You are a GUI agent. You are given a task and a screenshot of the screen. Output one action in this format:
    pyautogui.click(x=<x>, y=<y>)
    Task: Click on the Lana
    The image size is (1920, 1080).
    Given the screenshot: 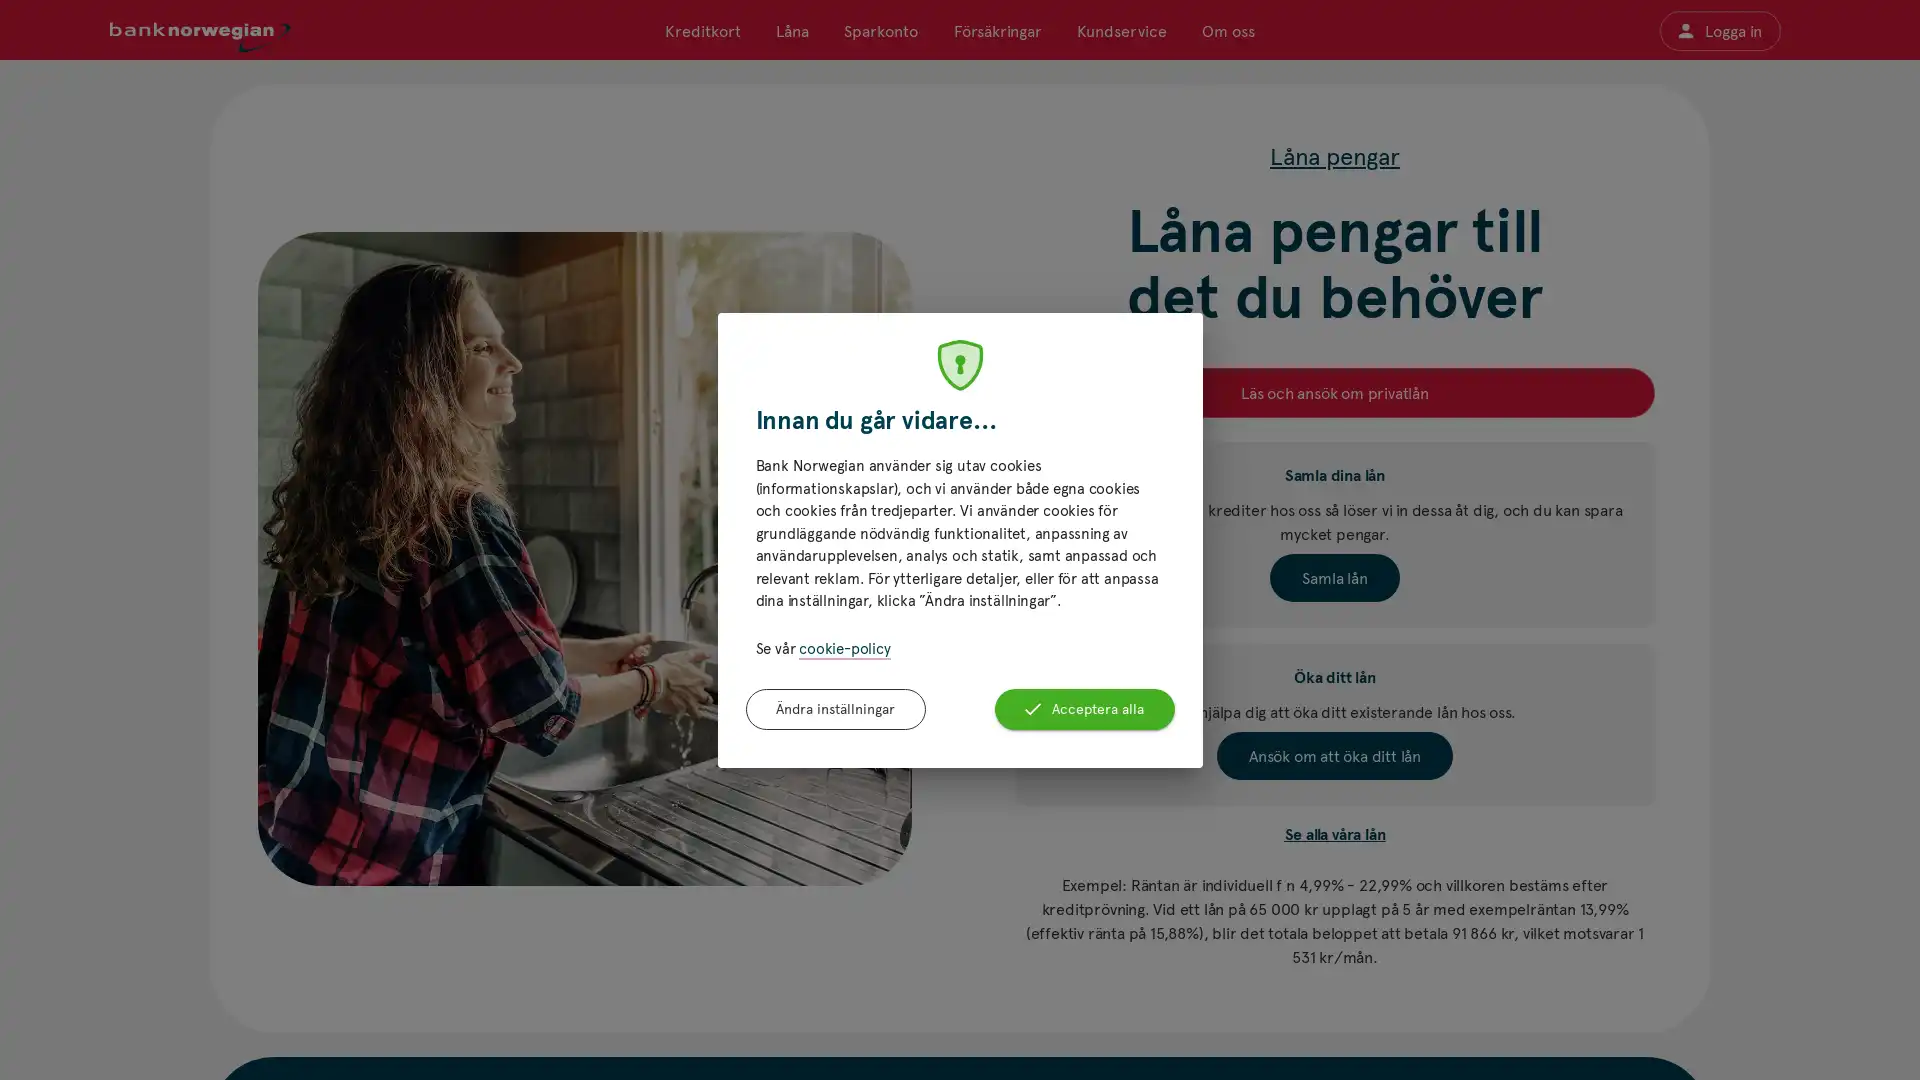 What is the action you would take?
    pyautogui.click(x=791, y=30)
    